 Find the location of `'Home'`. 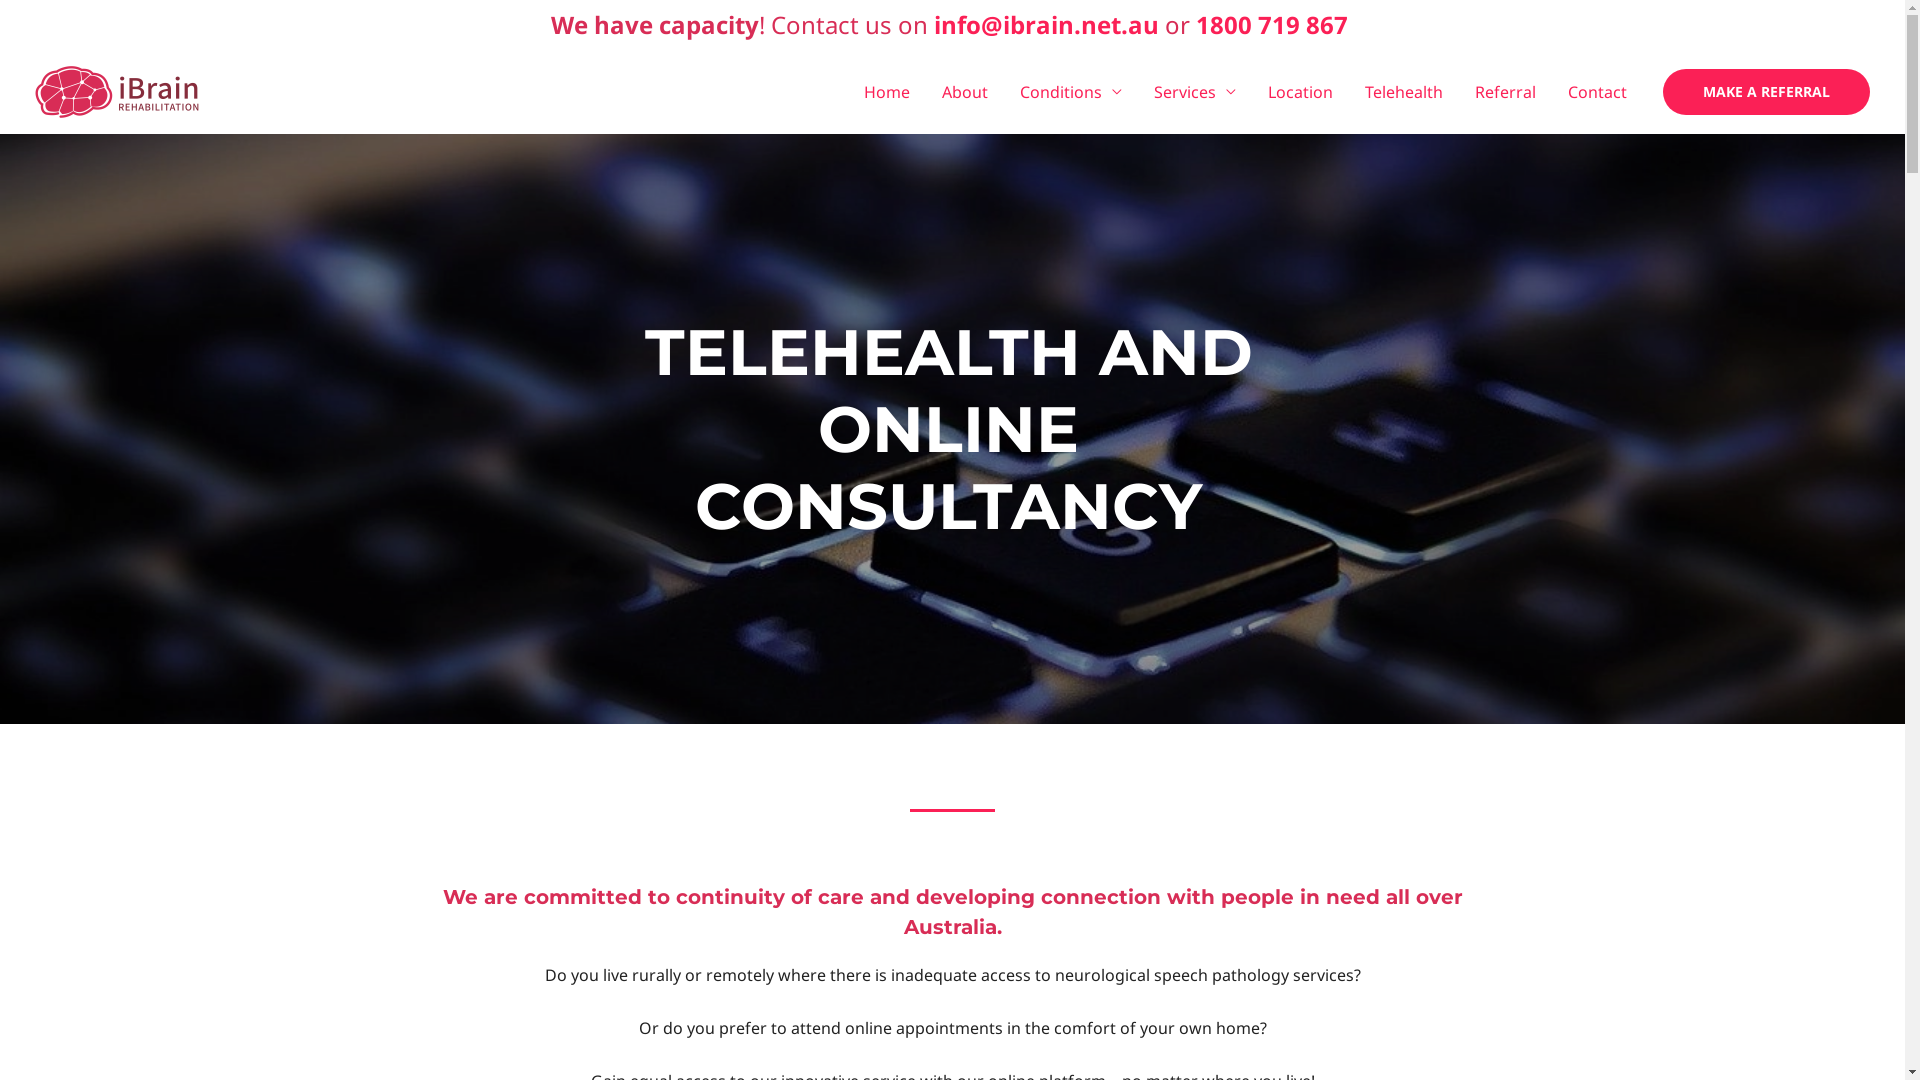

'Home' is located at coordinates (848, 92).